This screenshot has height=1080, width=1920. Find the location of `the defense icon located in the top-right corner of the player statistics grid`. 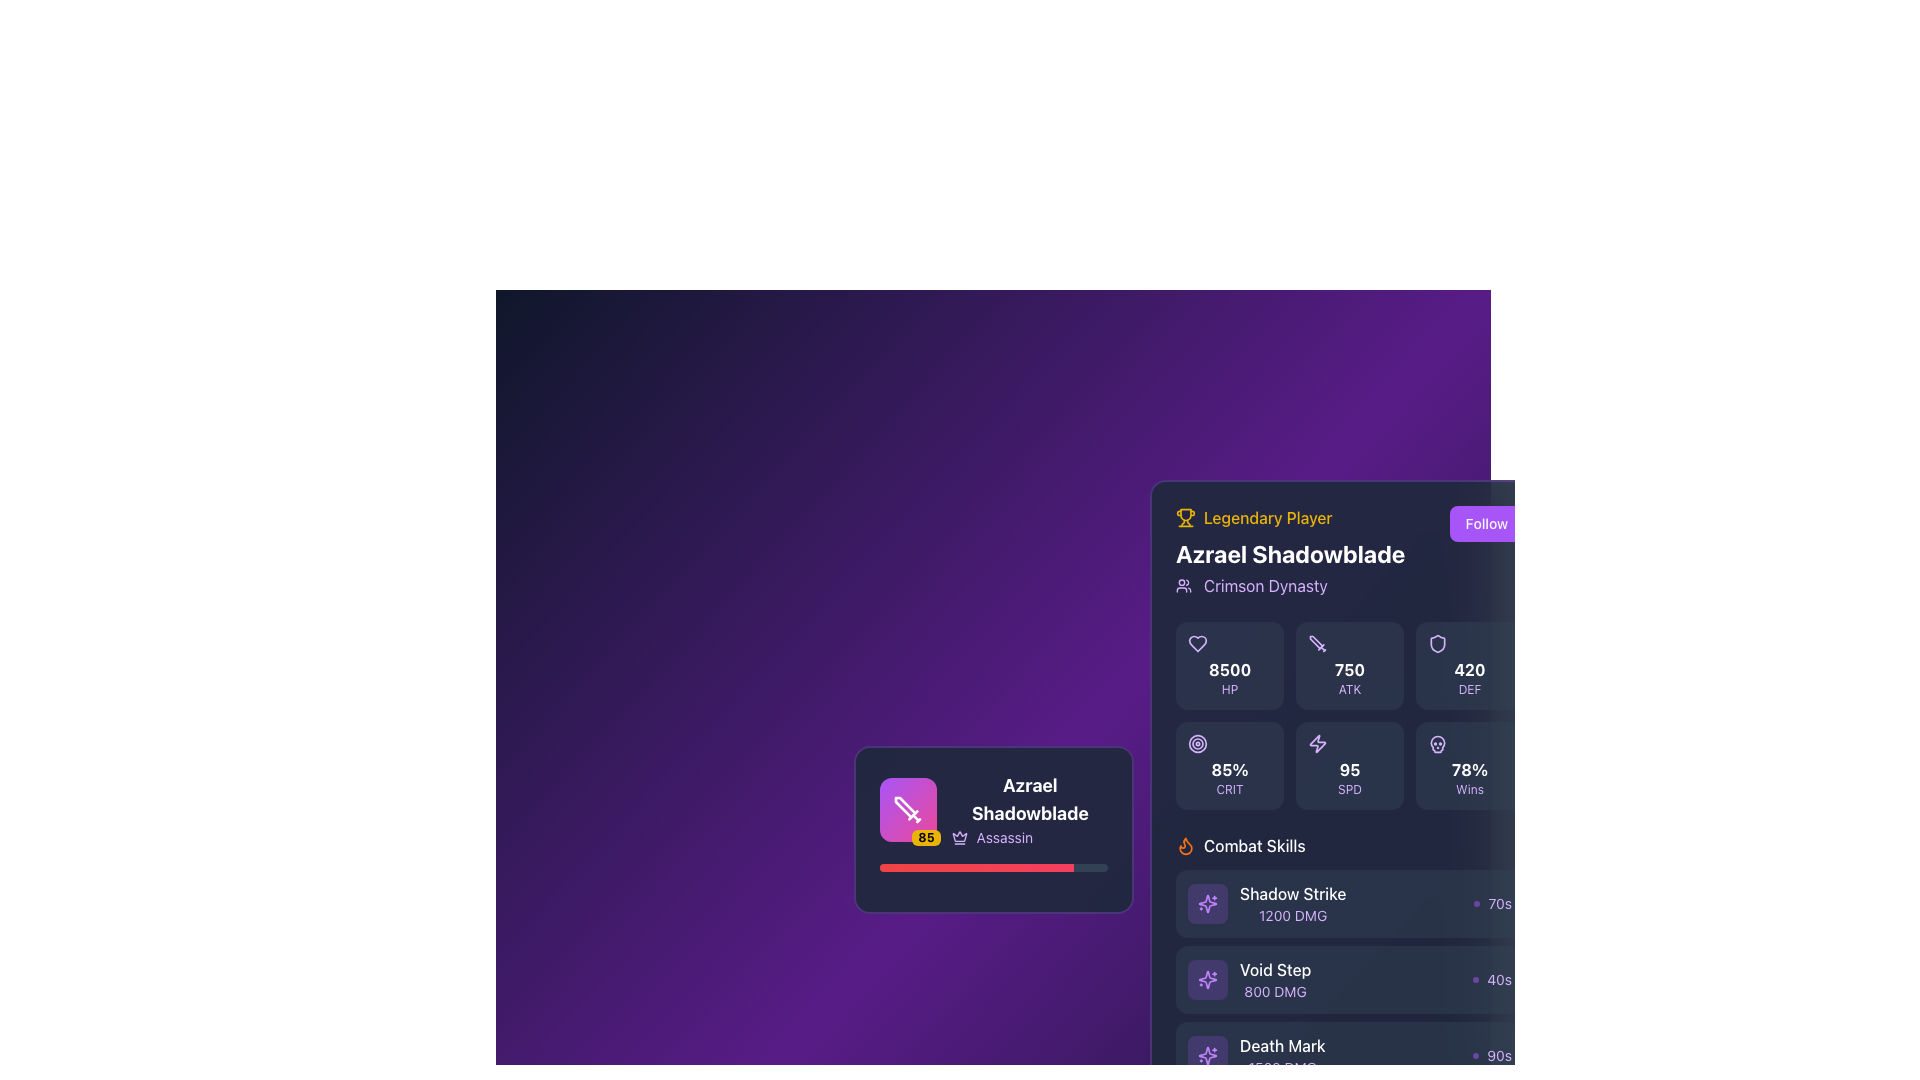

the defense icon located in the top-right corner of the player statistics grid is located at coordinates (1436, 644).